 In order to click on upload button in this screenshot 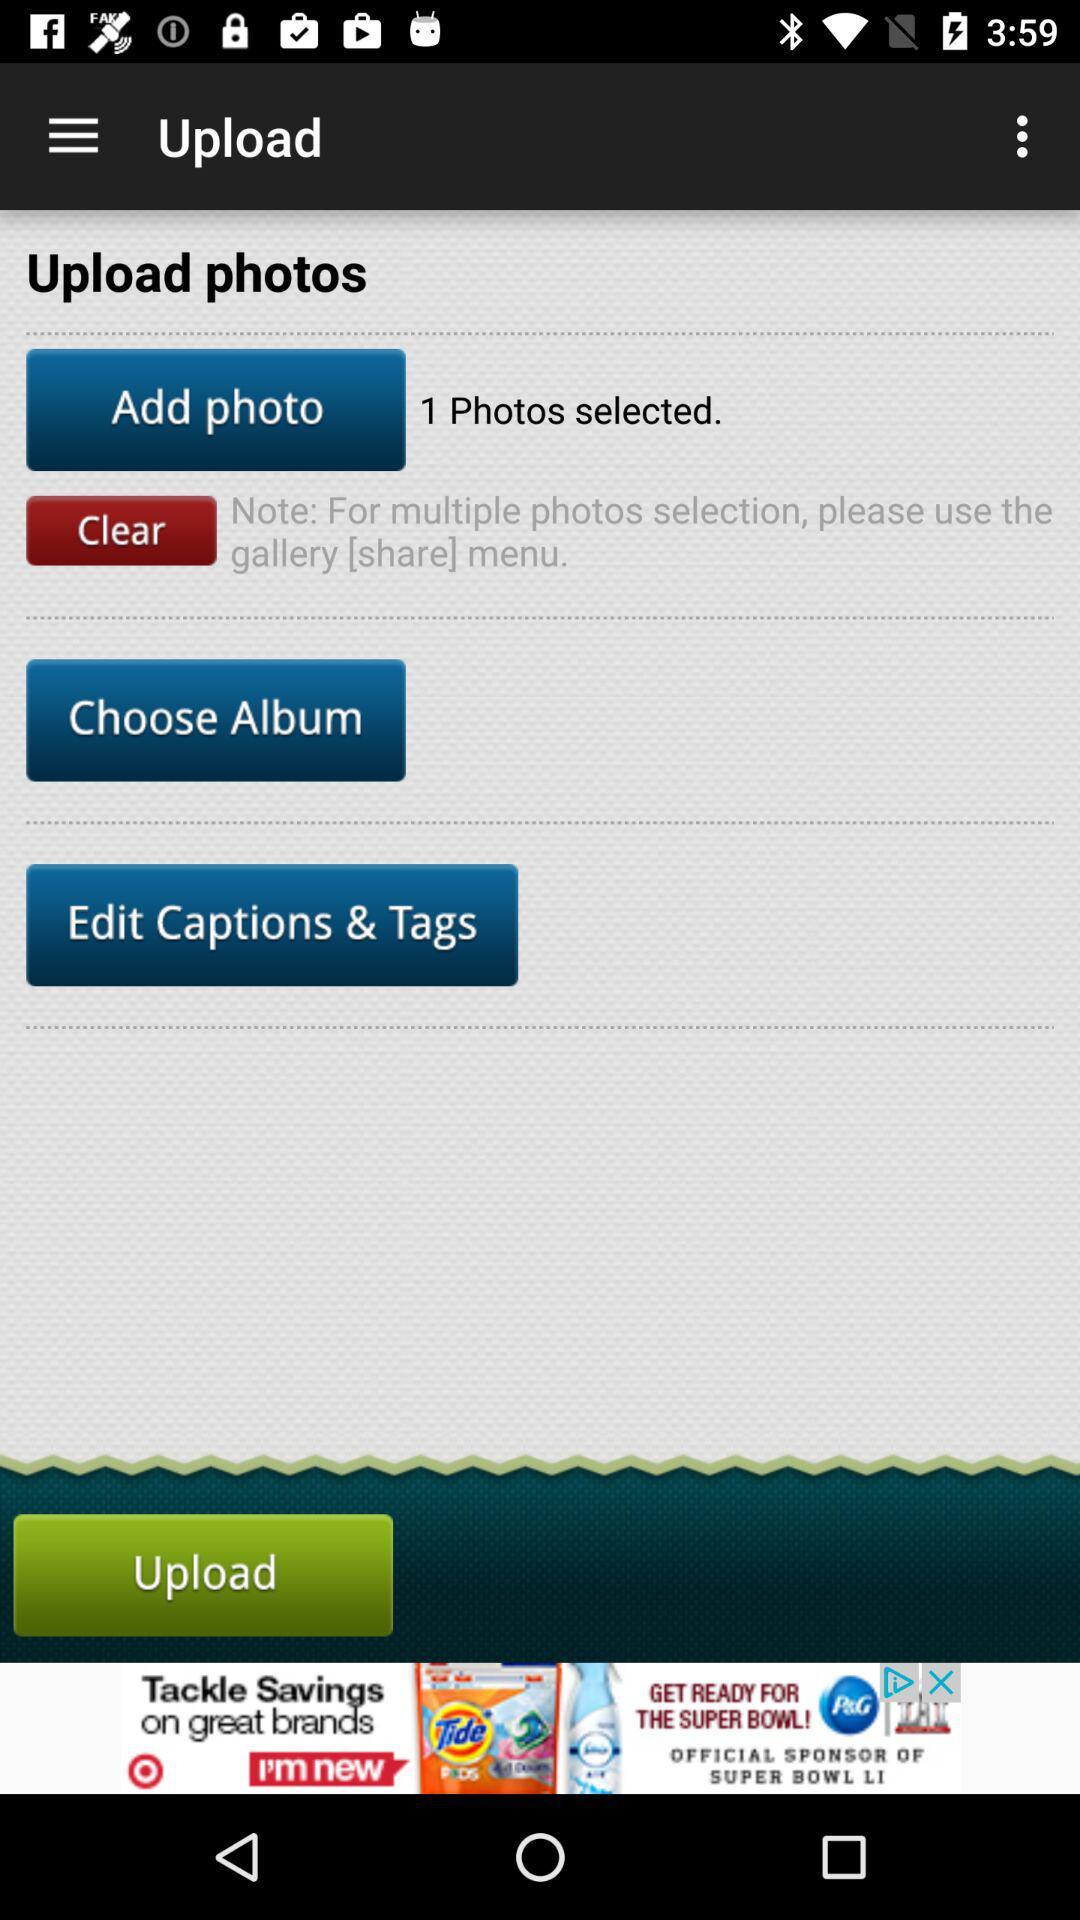, I will do `click(203, 1574)`.